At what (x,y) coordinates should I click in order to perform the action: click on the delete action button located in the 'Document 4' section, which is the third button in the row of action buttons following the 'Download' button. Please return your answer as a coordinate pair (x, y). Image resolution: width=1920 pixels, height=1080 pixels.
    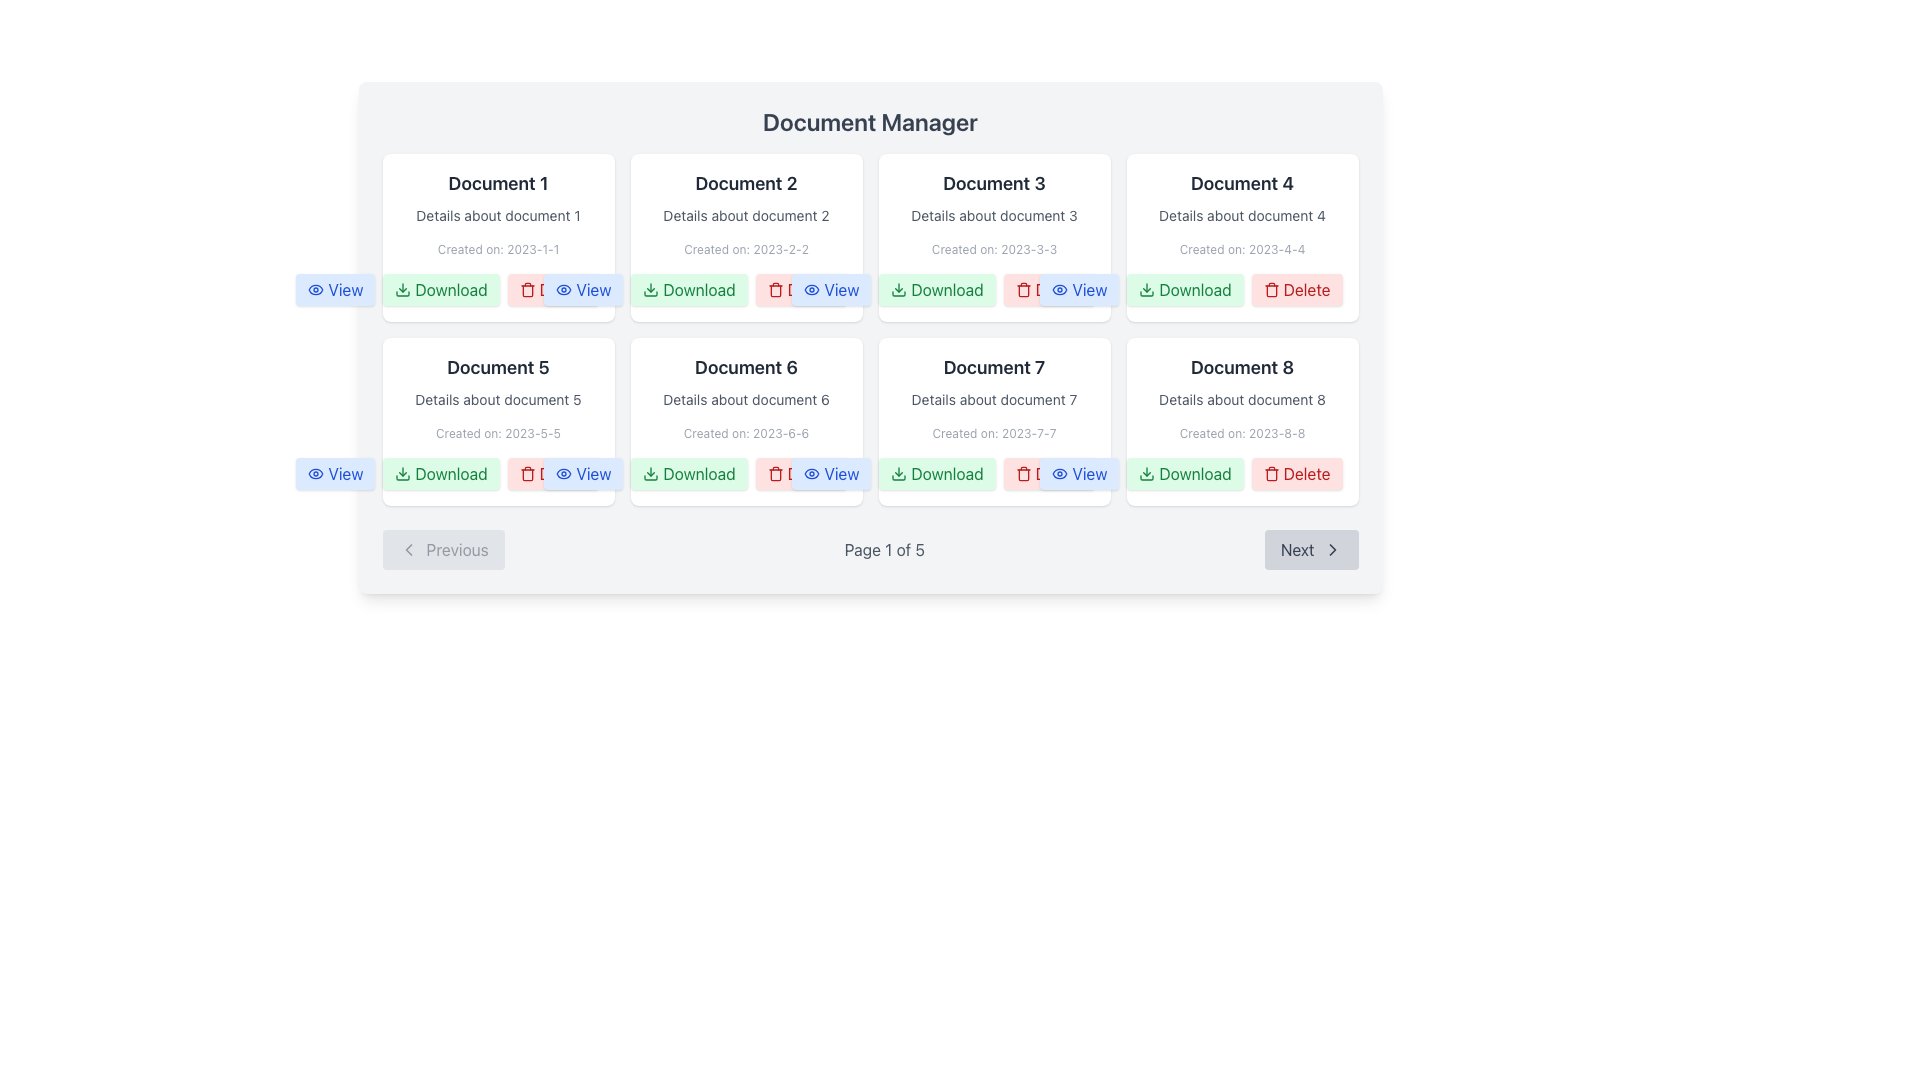
    Looking at the image, I should click on (1296, 289).